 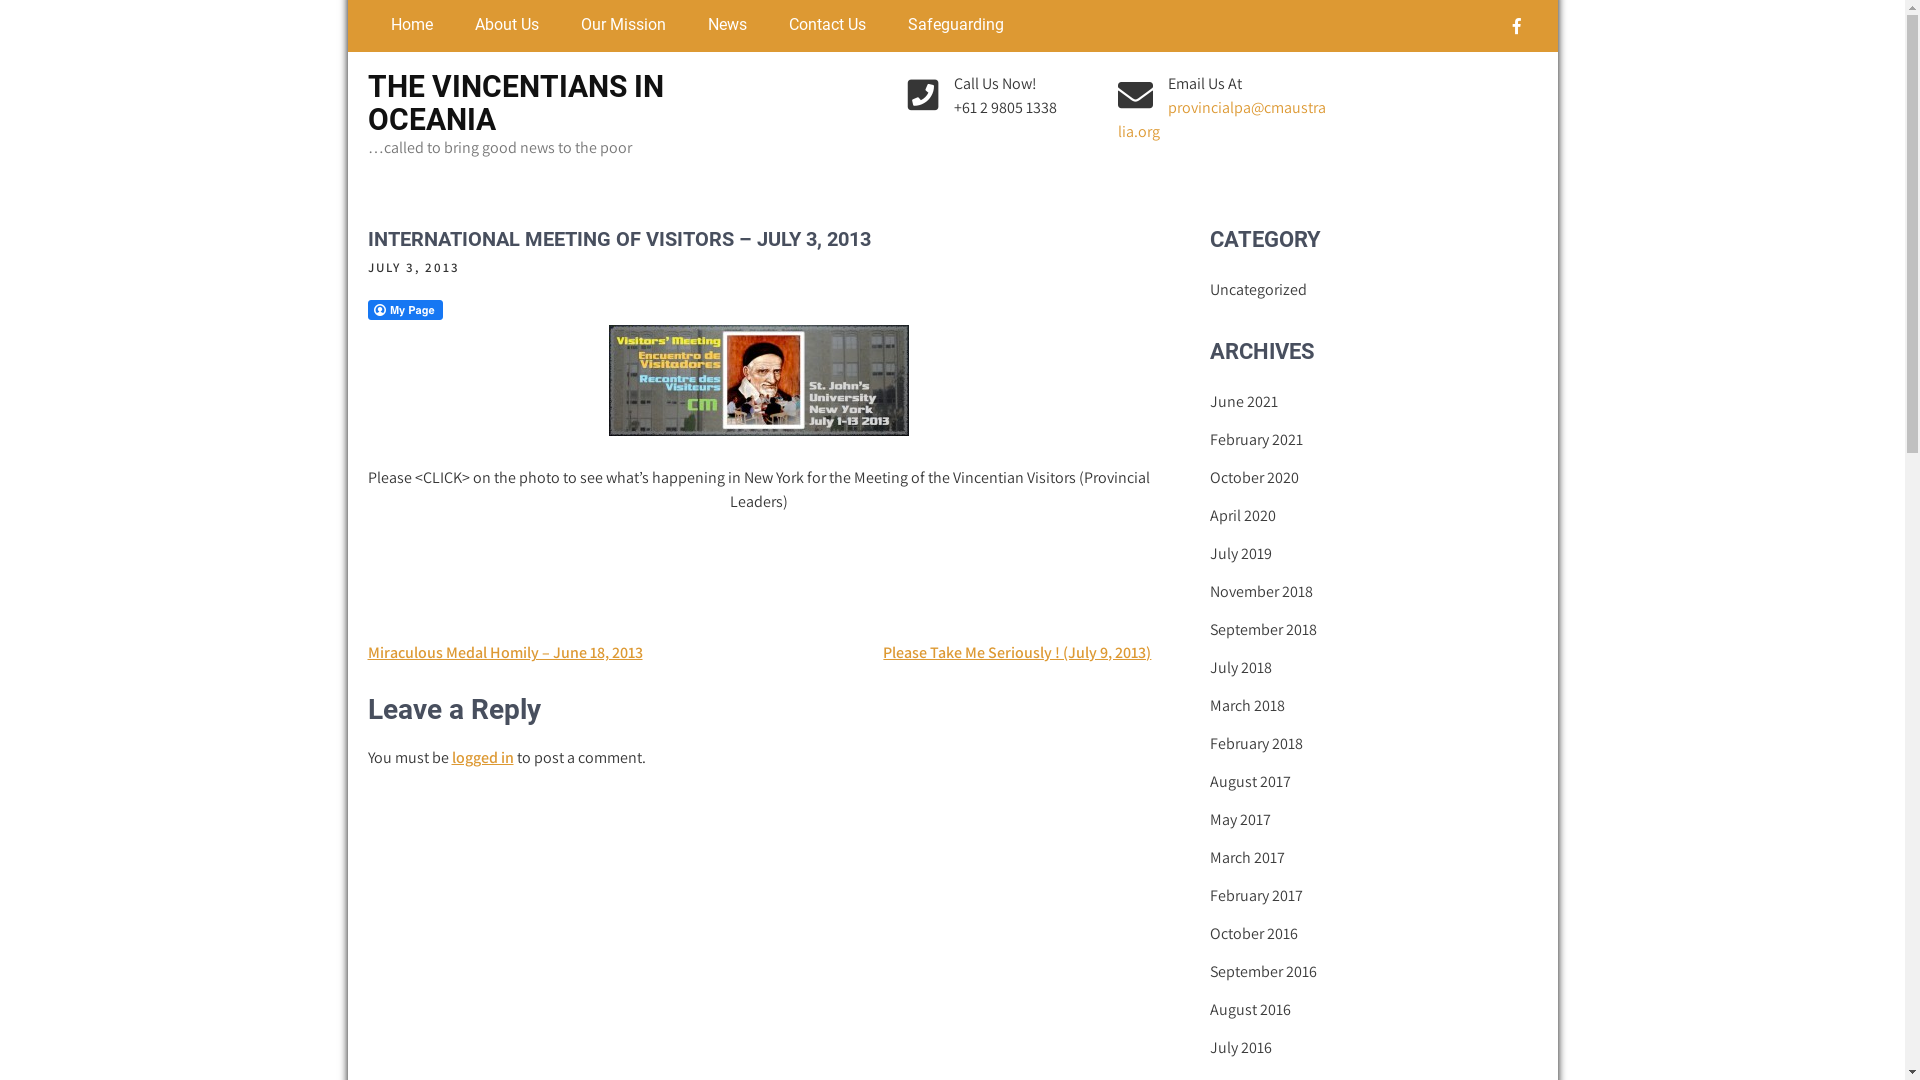 What do you see at coordinates (1208, 478) in the screenshot?
I see `'October 2020'` at bounding box center [1208, 478].